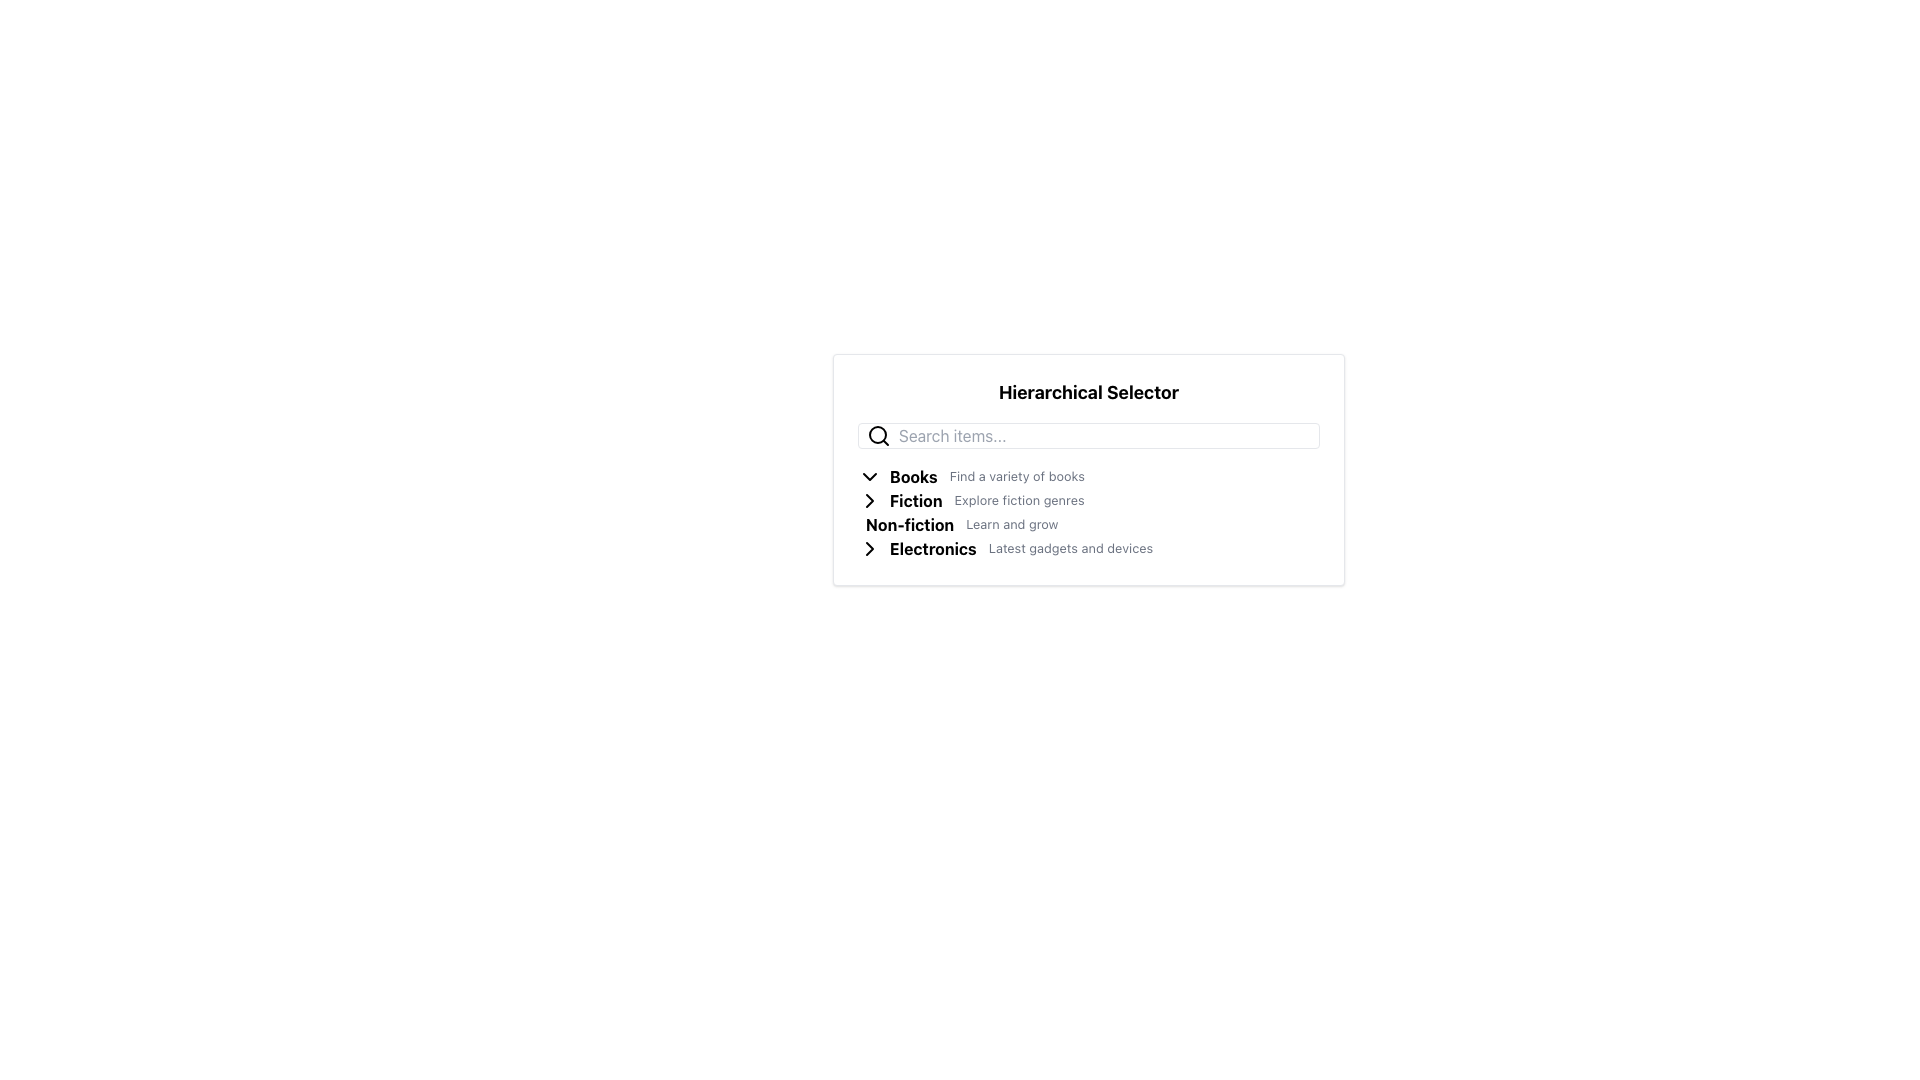 The height and width of the screenshot is (1080, 1920). I want to click on the text label reading 'Non-fiction' which is styled in bold black font under the 'Books' category, so click(909, 523).